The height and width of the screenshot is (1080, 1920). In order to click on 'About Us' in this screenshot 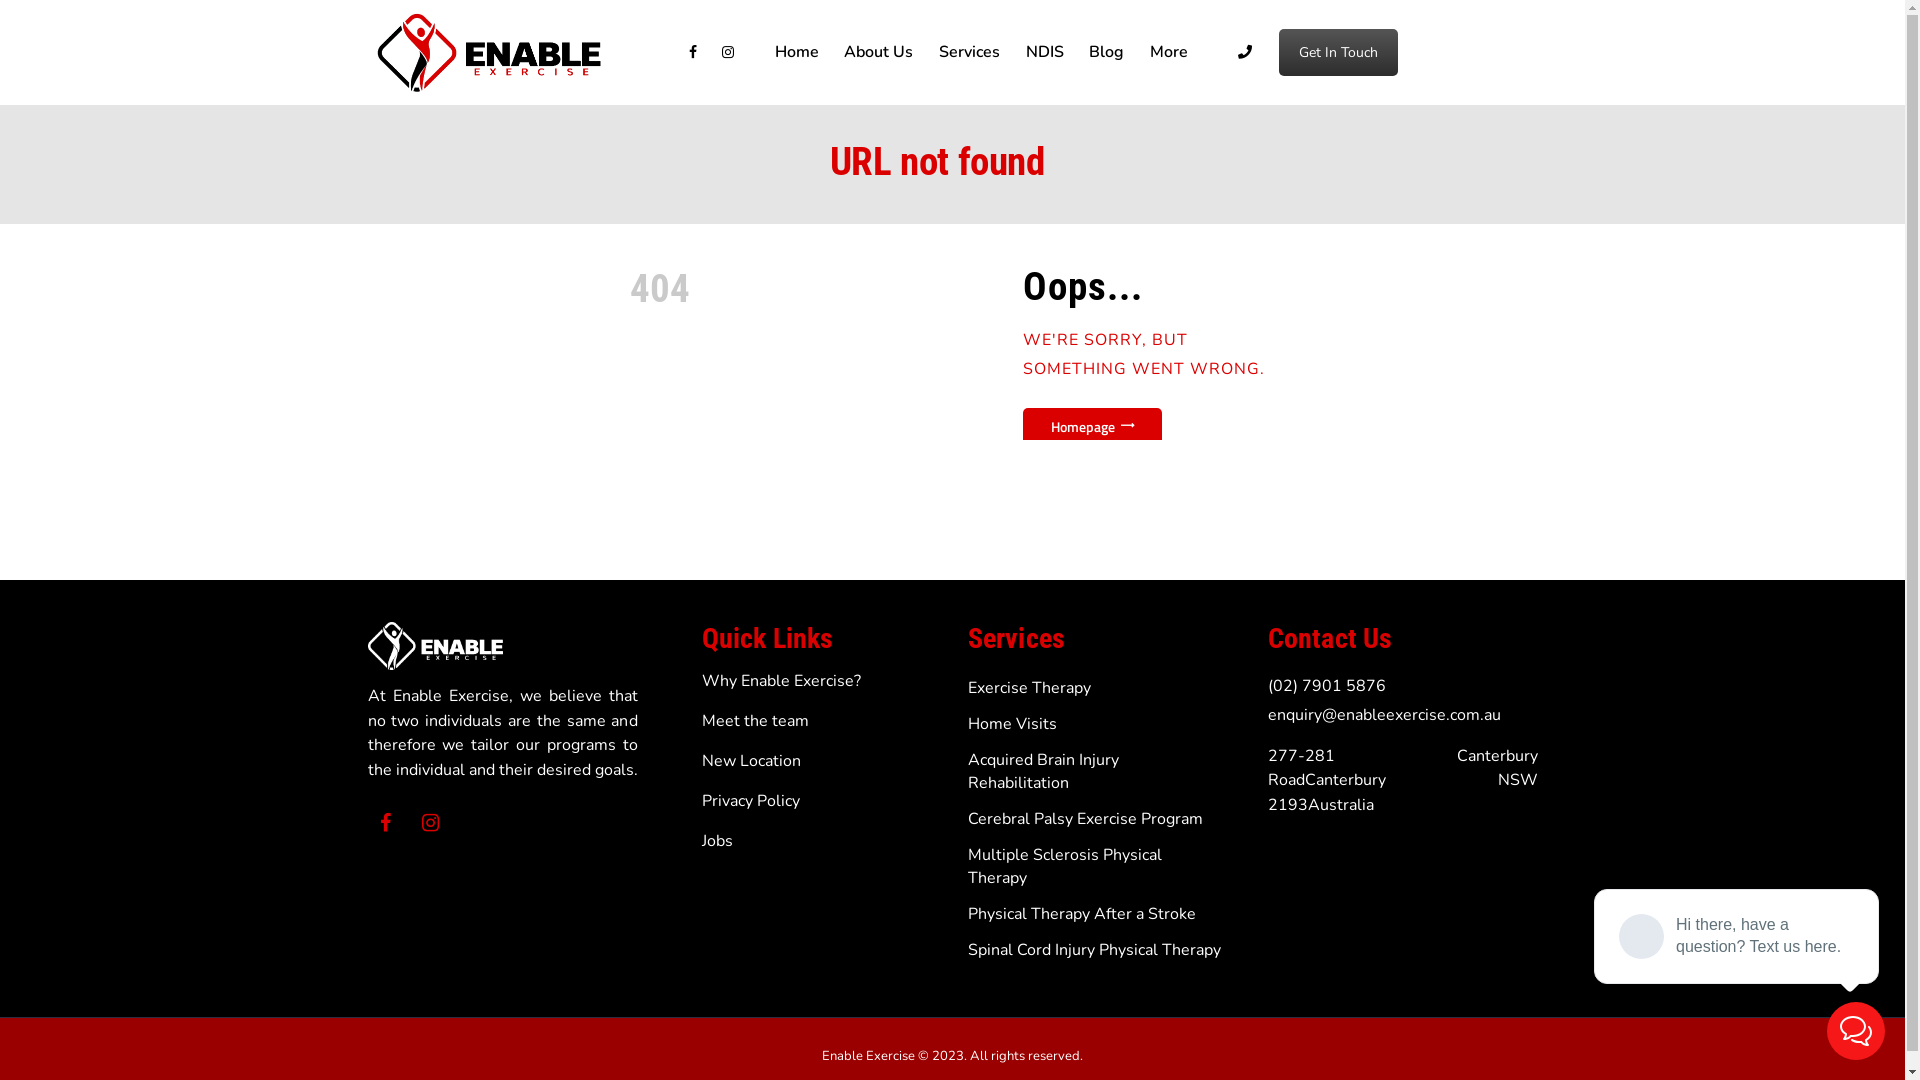, I will do `click(879, 51)`.